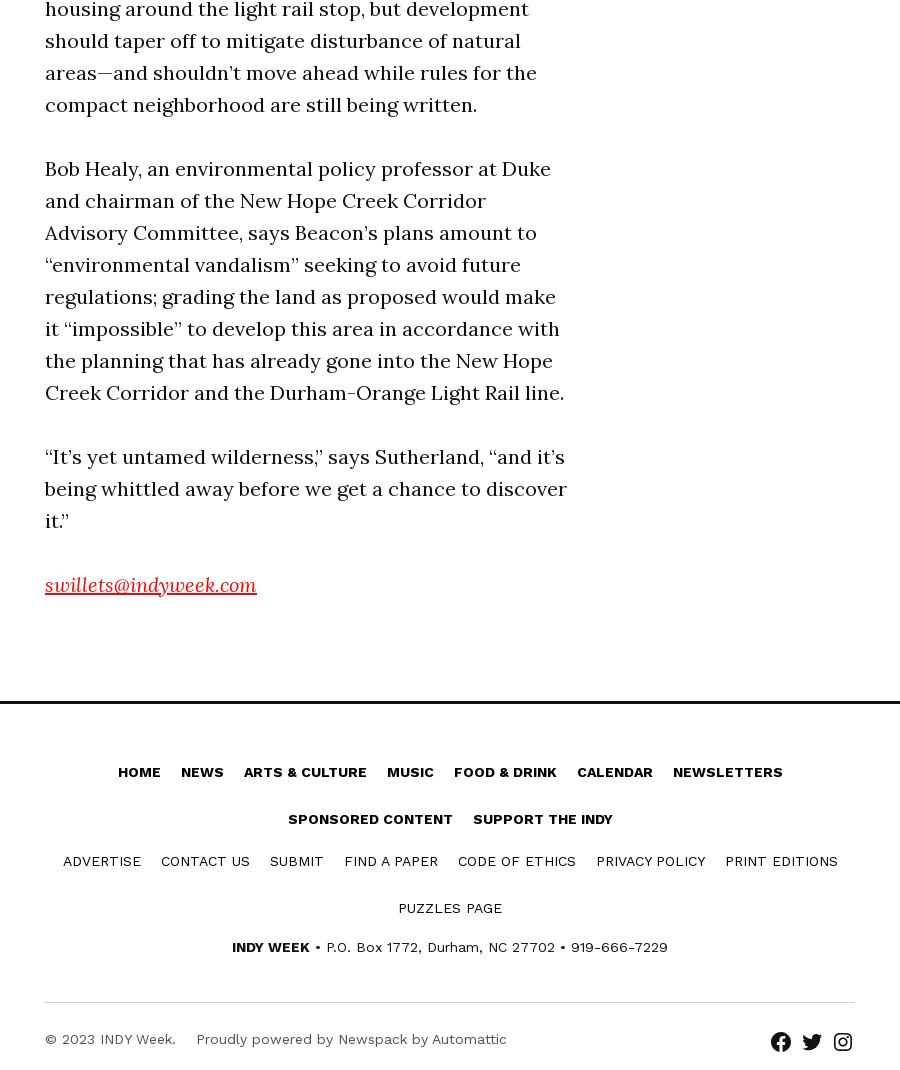 The height and width of the screenshot is (1070, 900). I want to click on 'Food & Drink', so click(503, 770).